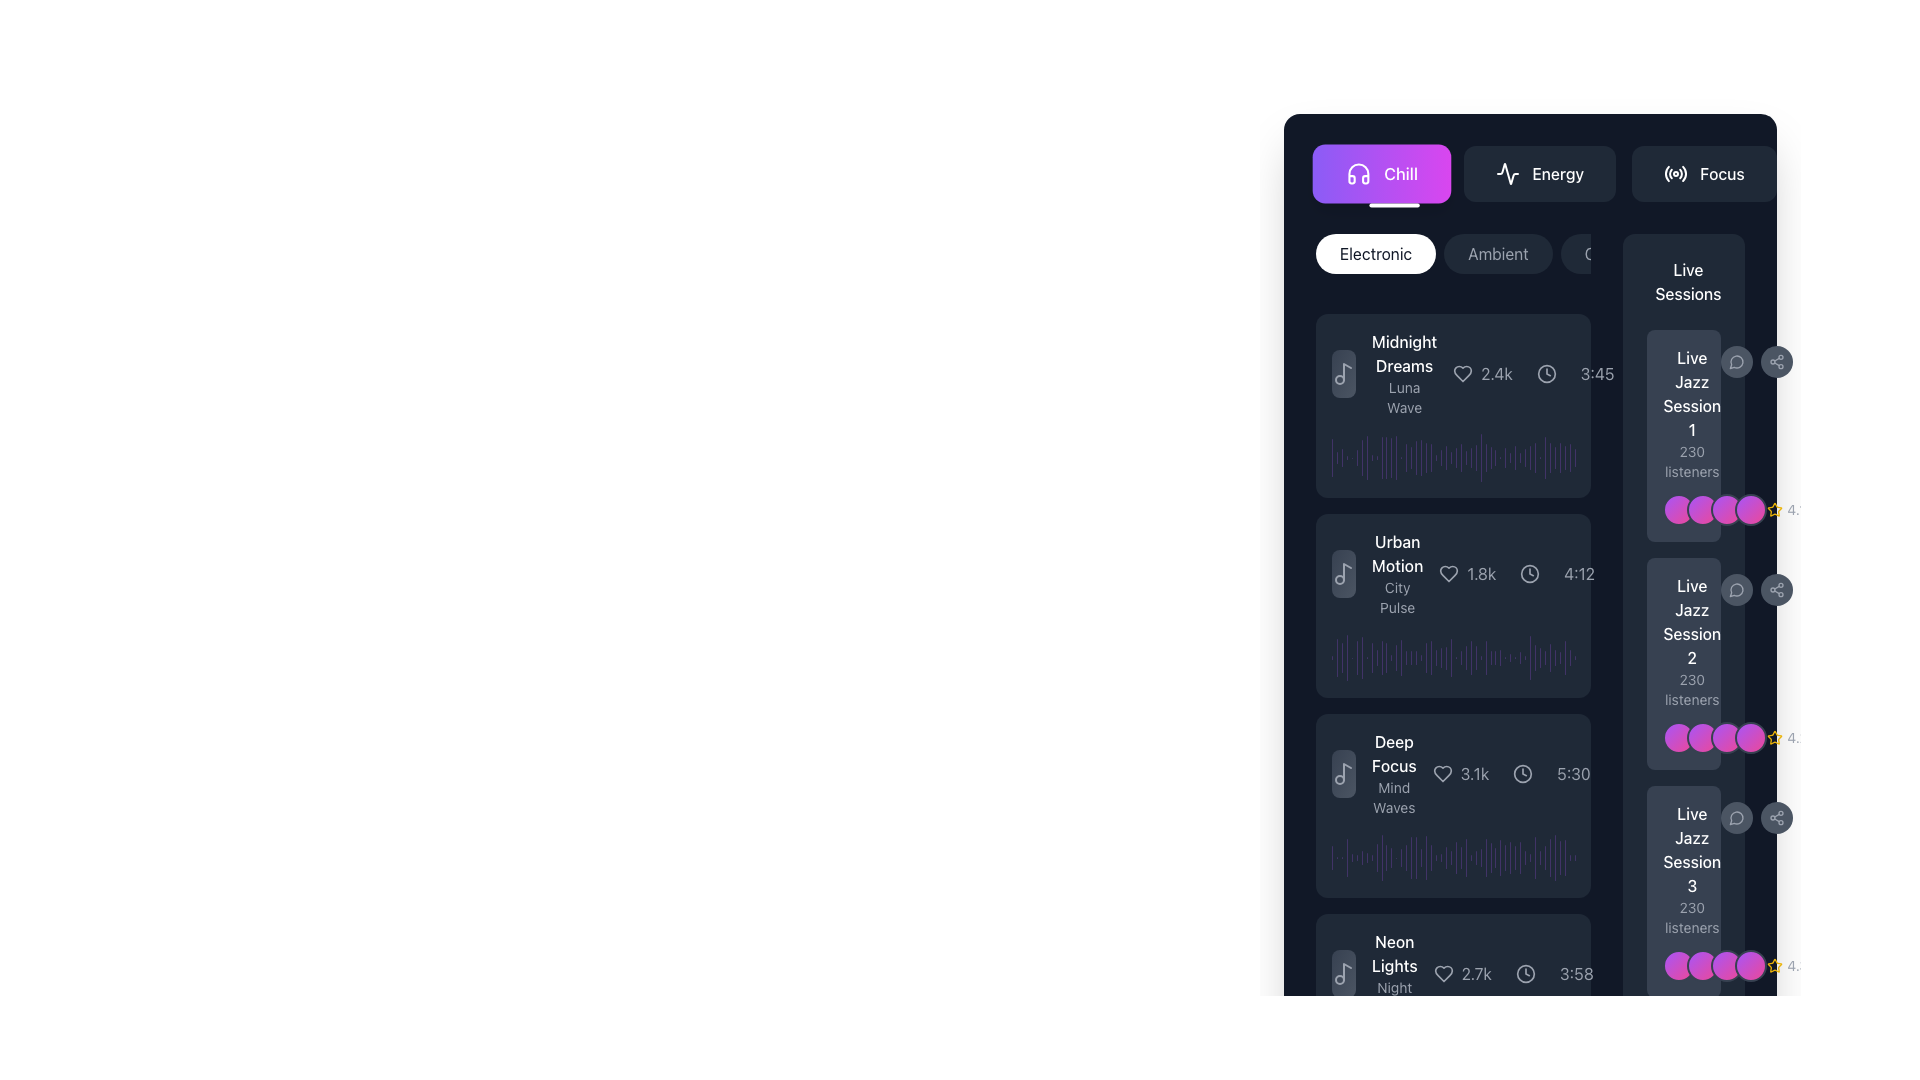 This screenshot has height=1080, width=1920. I want to click on the heart-shaped icon with an outline style, located beside the text '1.8k', which represents likes or favorites, so click(1449, 574).